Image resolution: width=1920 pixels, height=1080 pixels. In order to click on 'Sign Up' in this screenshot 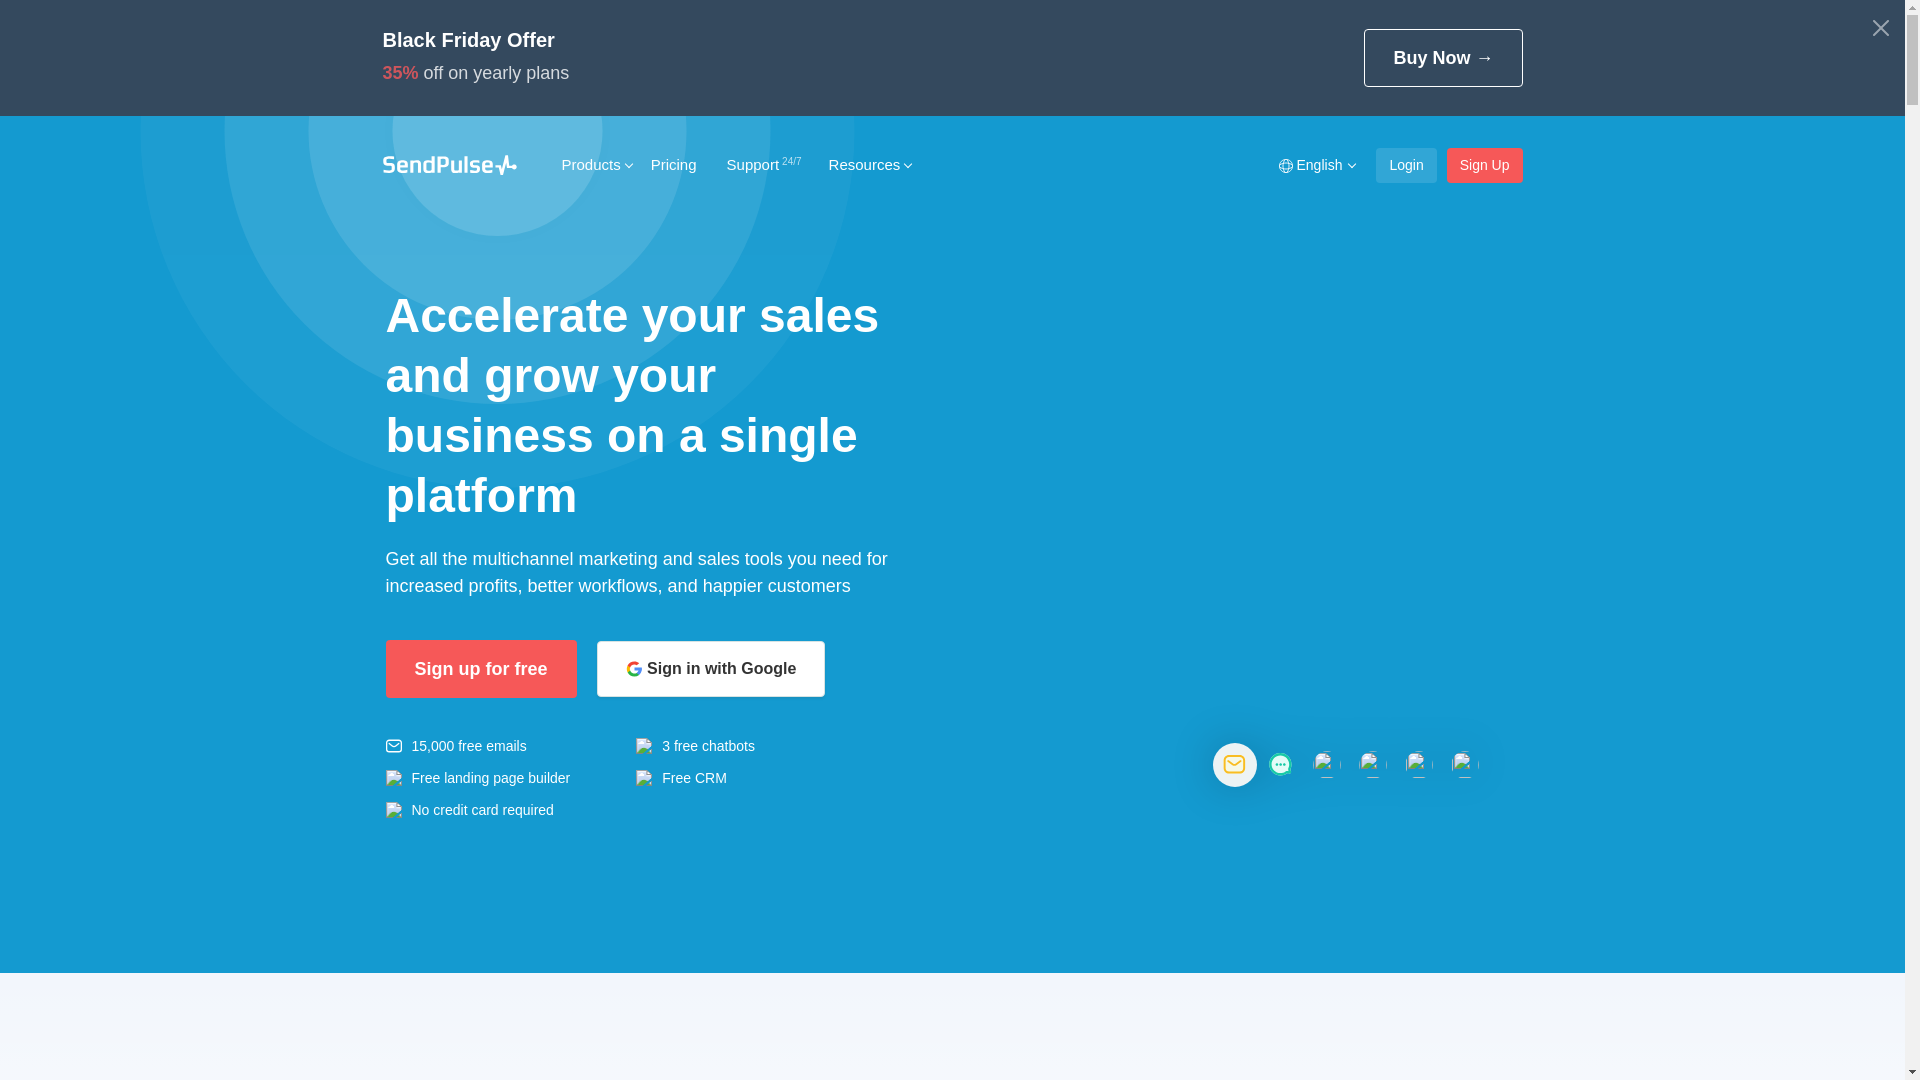, I will do `click(1446, 164)`.